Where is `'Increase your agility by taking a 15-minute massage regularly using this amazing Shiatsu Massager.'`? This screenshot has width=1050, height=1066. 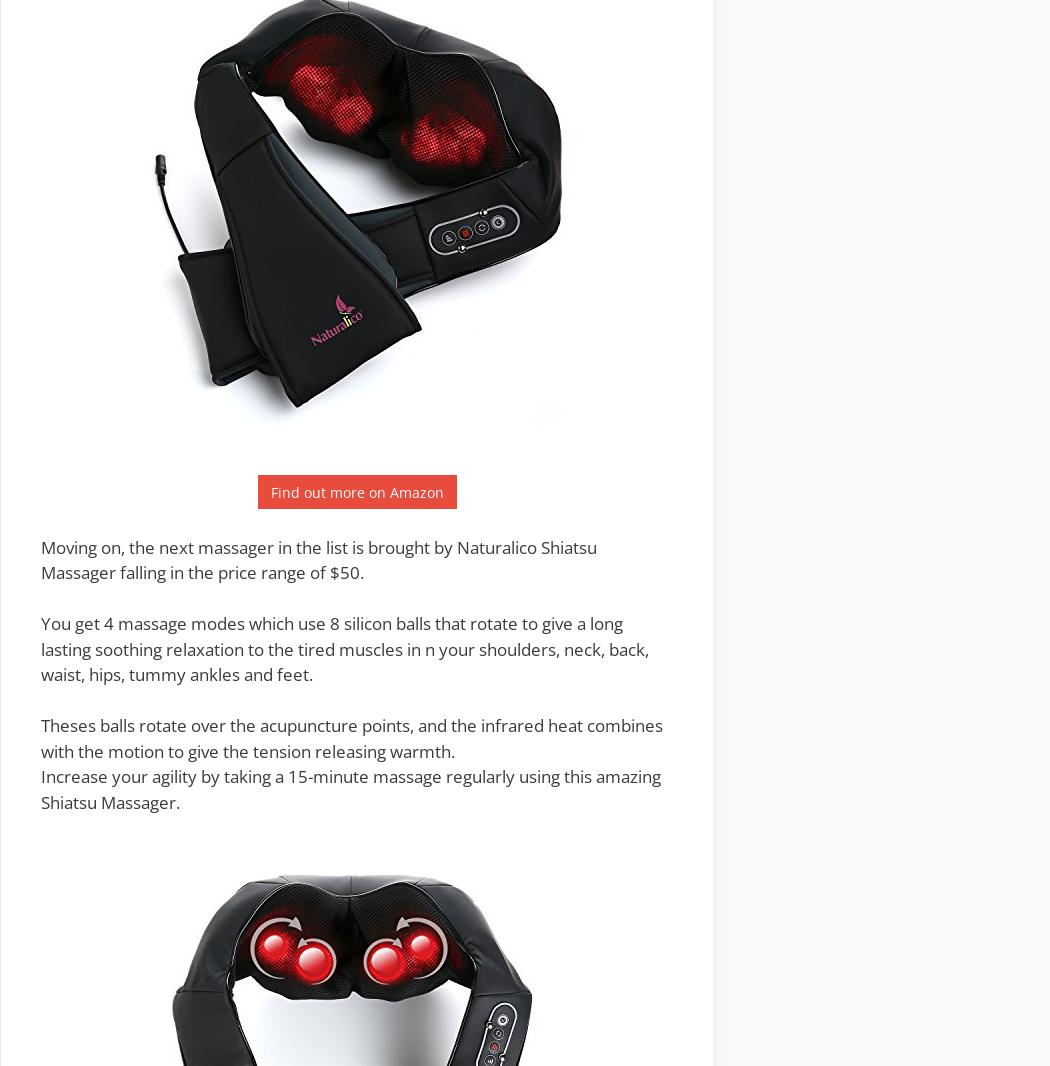
'Increase your agility by taking a 15-minute massage regularly using this amazing Shiatsu Massager.' is located at coordinates (350, 788).